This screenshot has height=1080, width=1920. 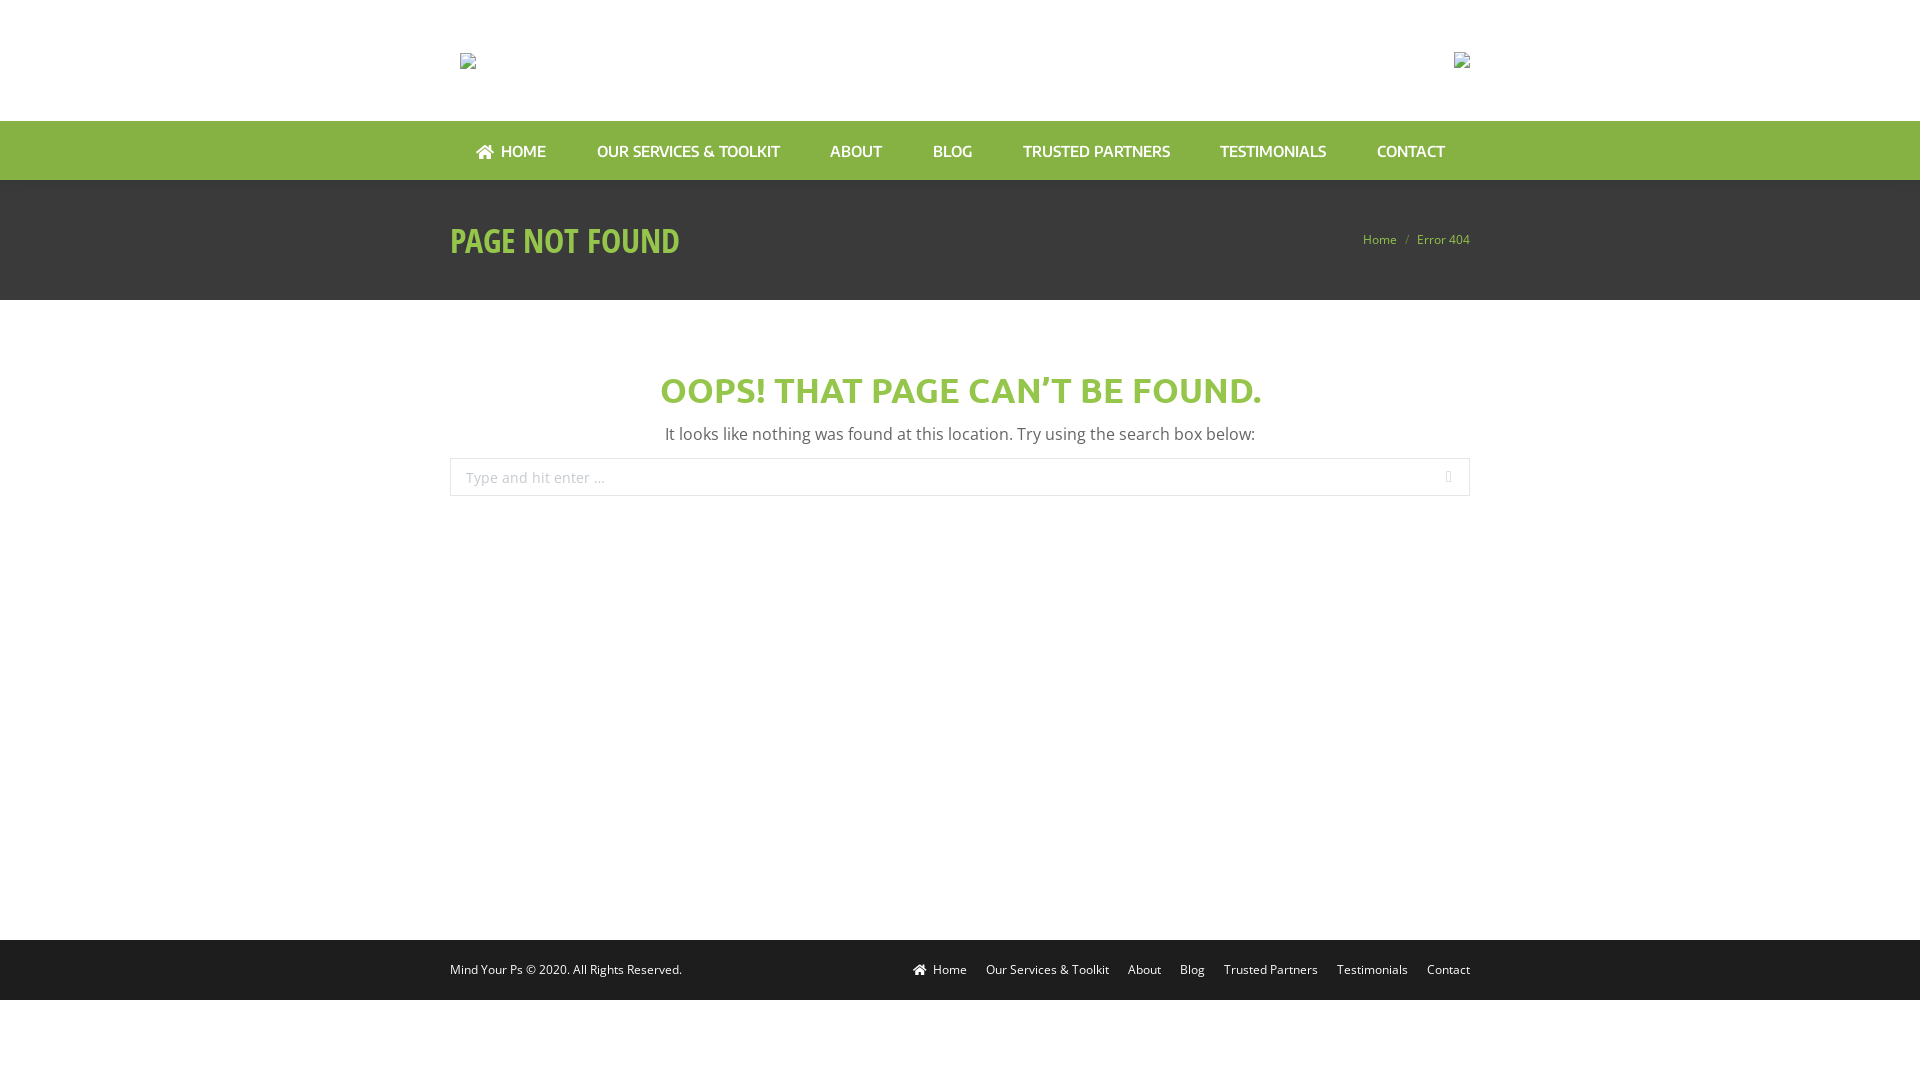 I want to click on 'CONTACT', so click(x=1376, y=150).